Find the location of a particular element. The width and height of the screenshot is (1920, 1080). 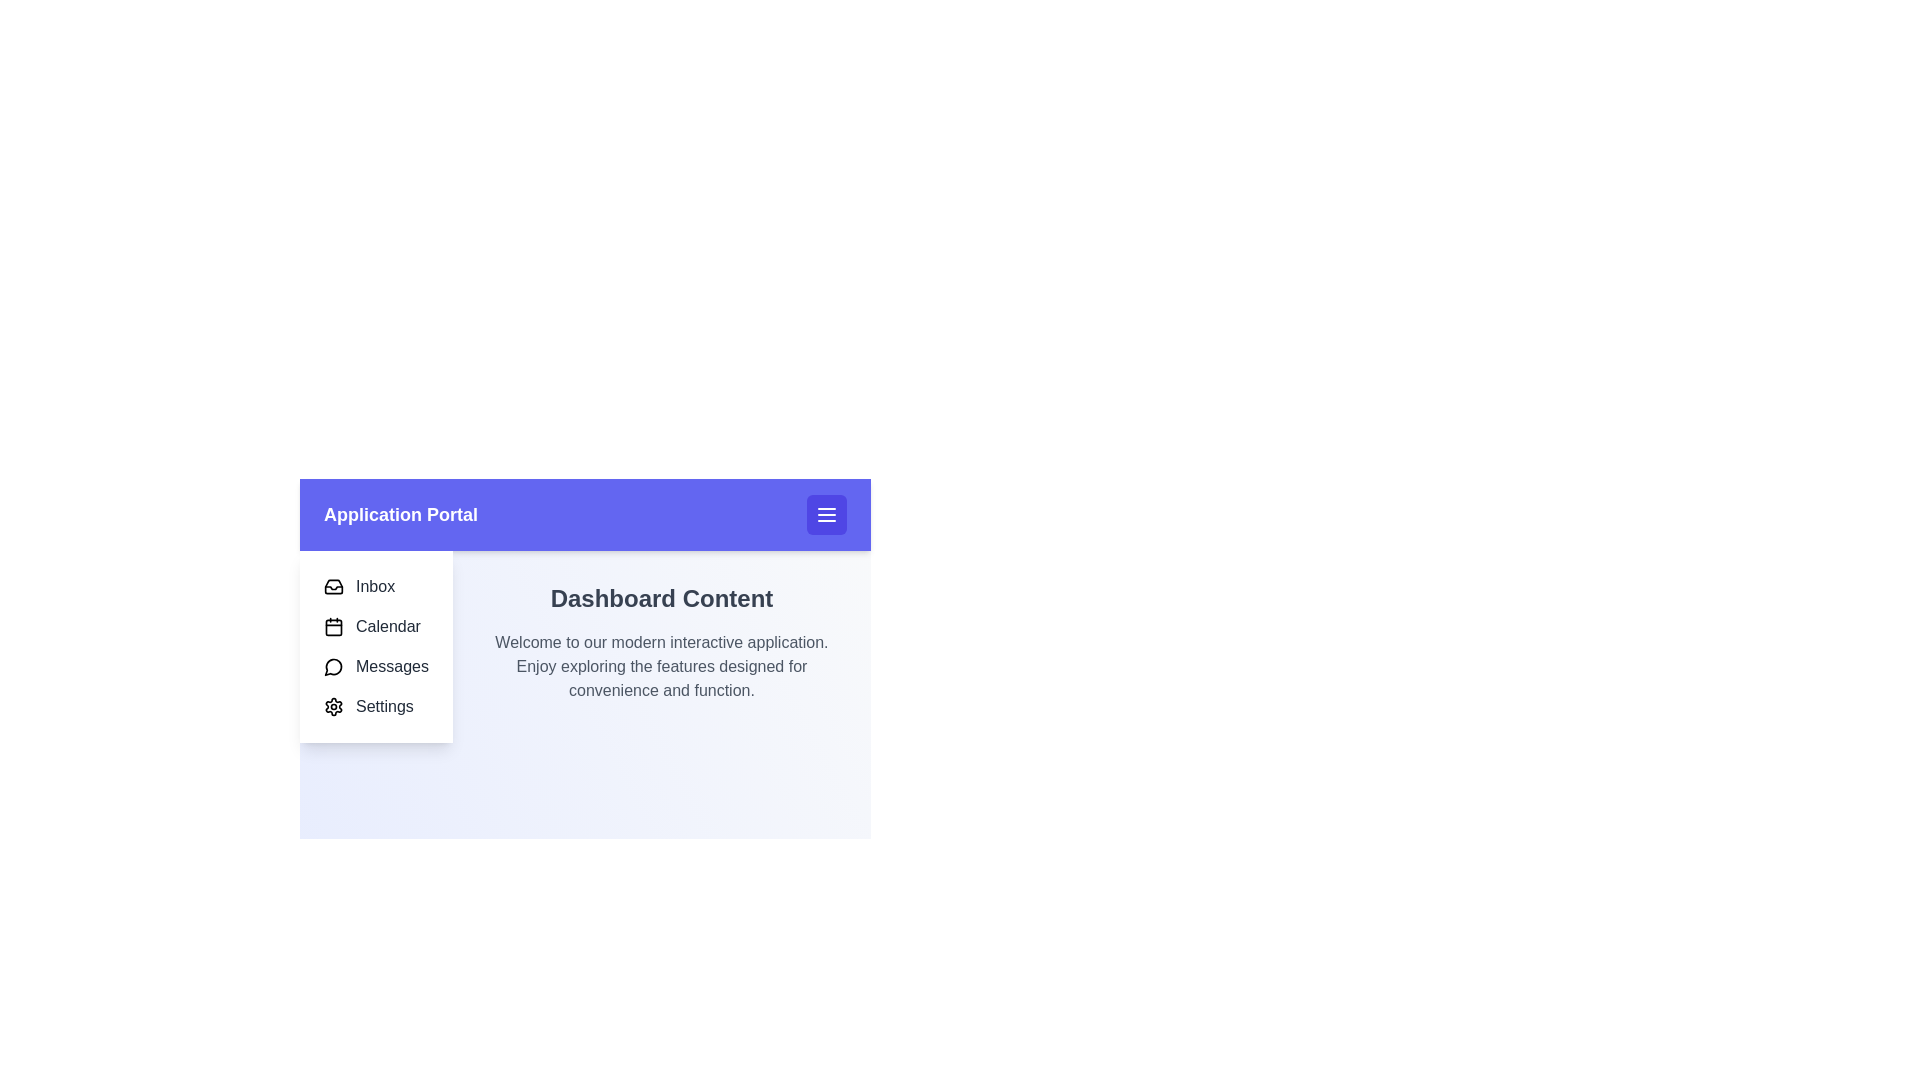

the small black calendar icon in the left navigation menu next to the 'Calendar' label is located at coordinates (334, 626).